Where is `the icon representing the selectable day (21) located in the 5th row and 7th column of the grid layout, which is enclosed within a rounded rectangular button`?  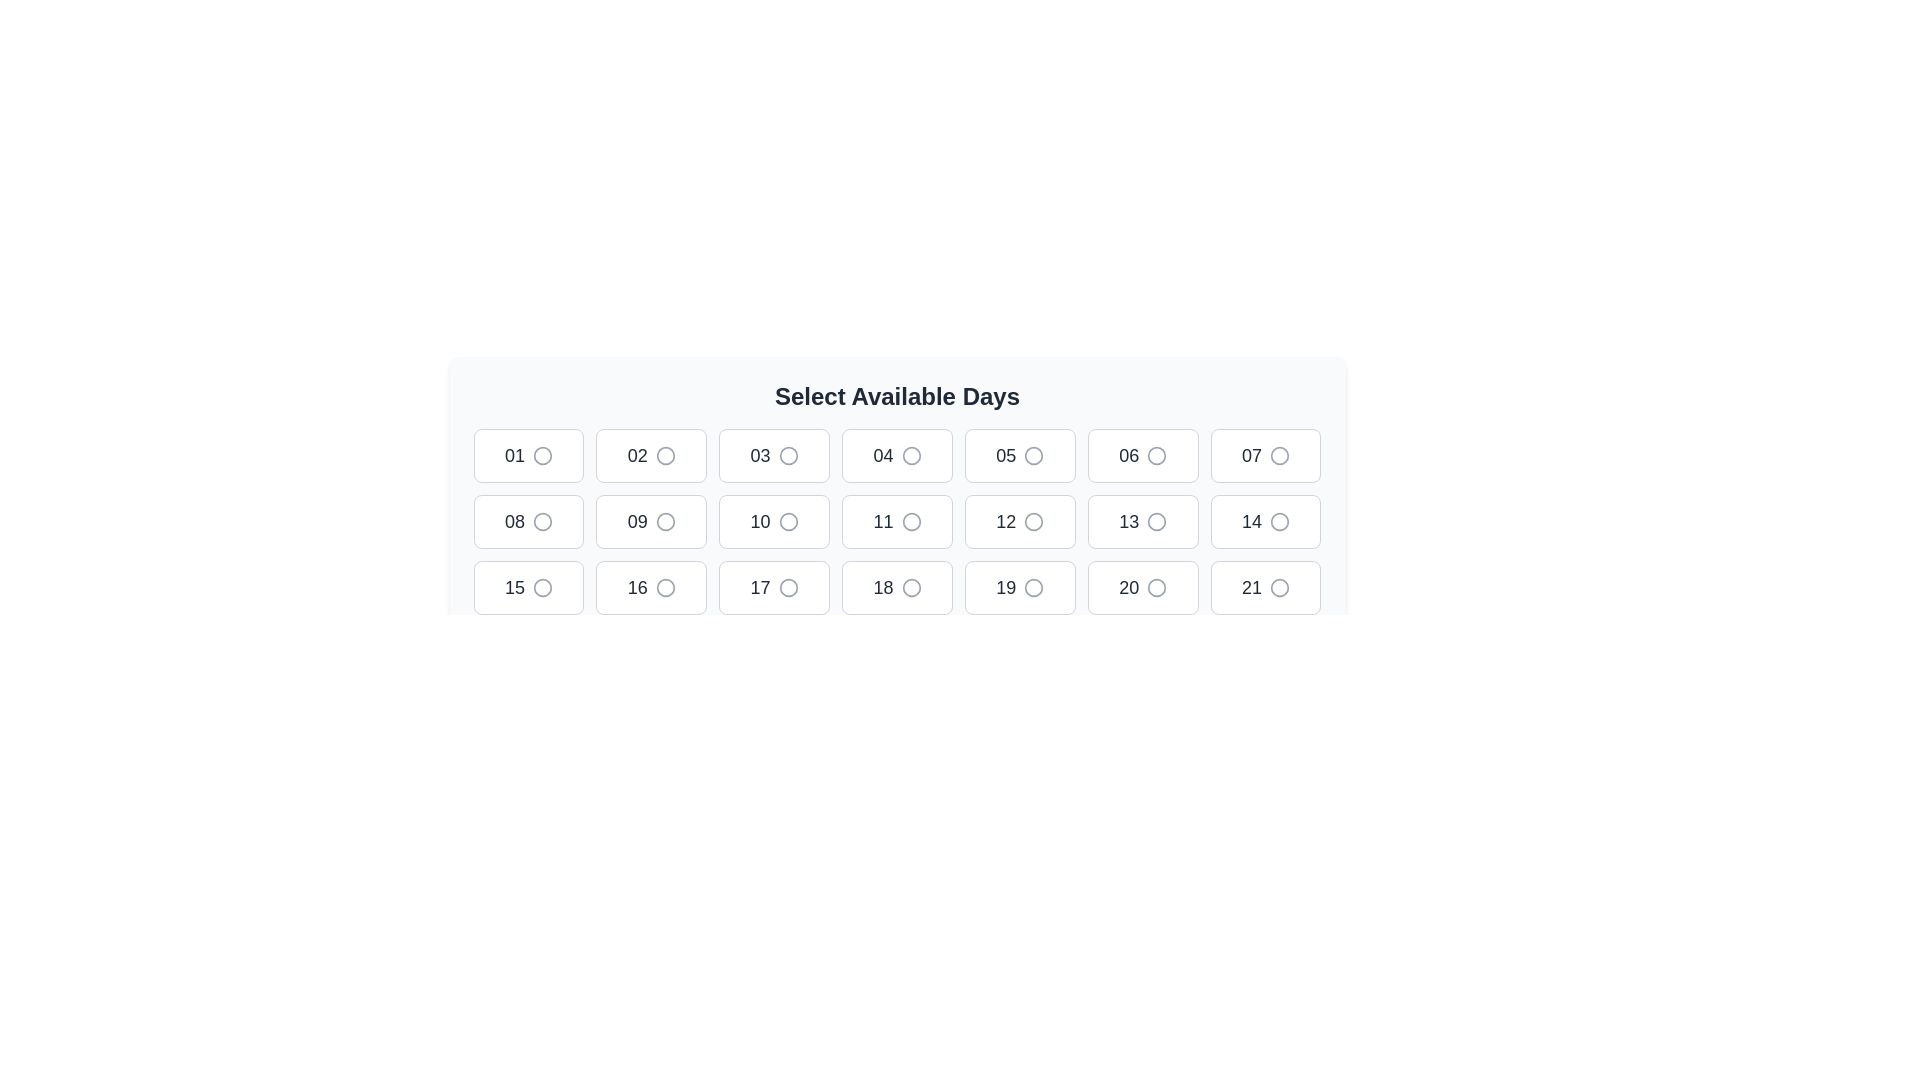 the icon representing the selectable day (21) located in the 5th row and 7th column of the grid layout, which is enclosed within a rounded rectangular button is located at coordinates (1280, 586).